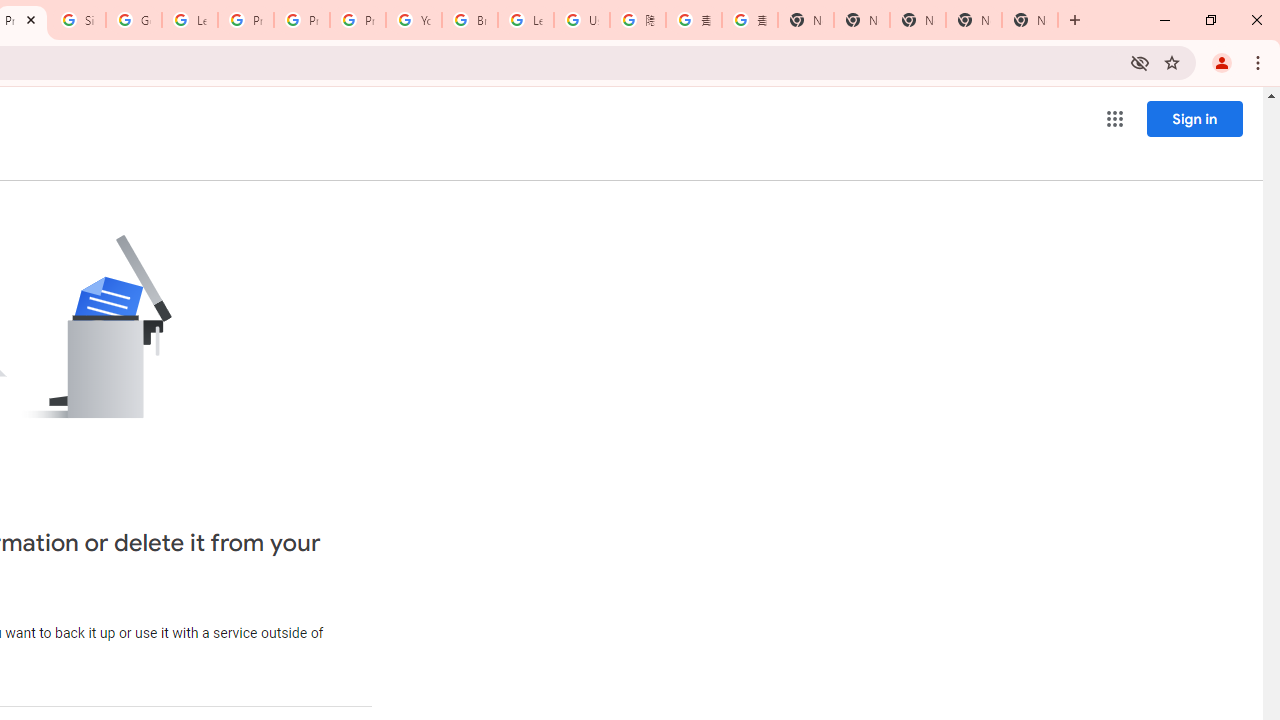 The width and height of the screenshot is (1280, 720). Describe the element at coordinates (301, 20) in the screenshot. I see `'Privacy Help Center - Policies Help'` at that location.